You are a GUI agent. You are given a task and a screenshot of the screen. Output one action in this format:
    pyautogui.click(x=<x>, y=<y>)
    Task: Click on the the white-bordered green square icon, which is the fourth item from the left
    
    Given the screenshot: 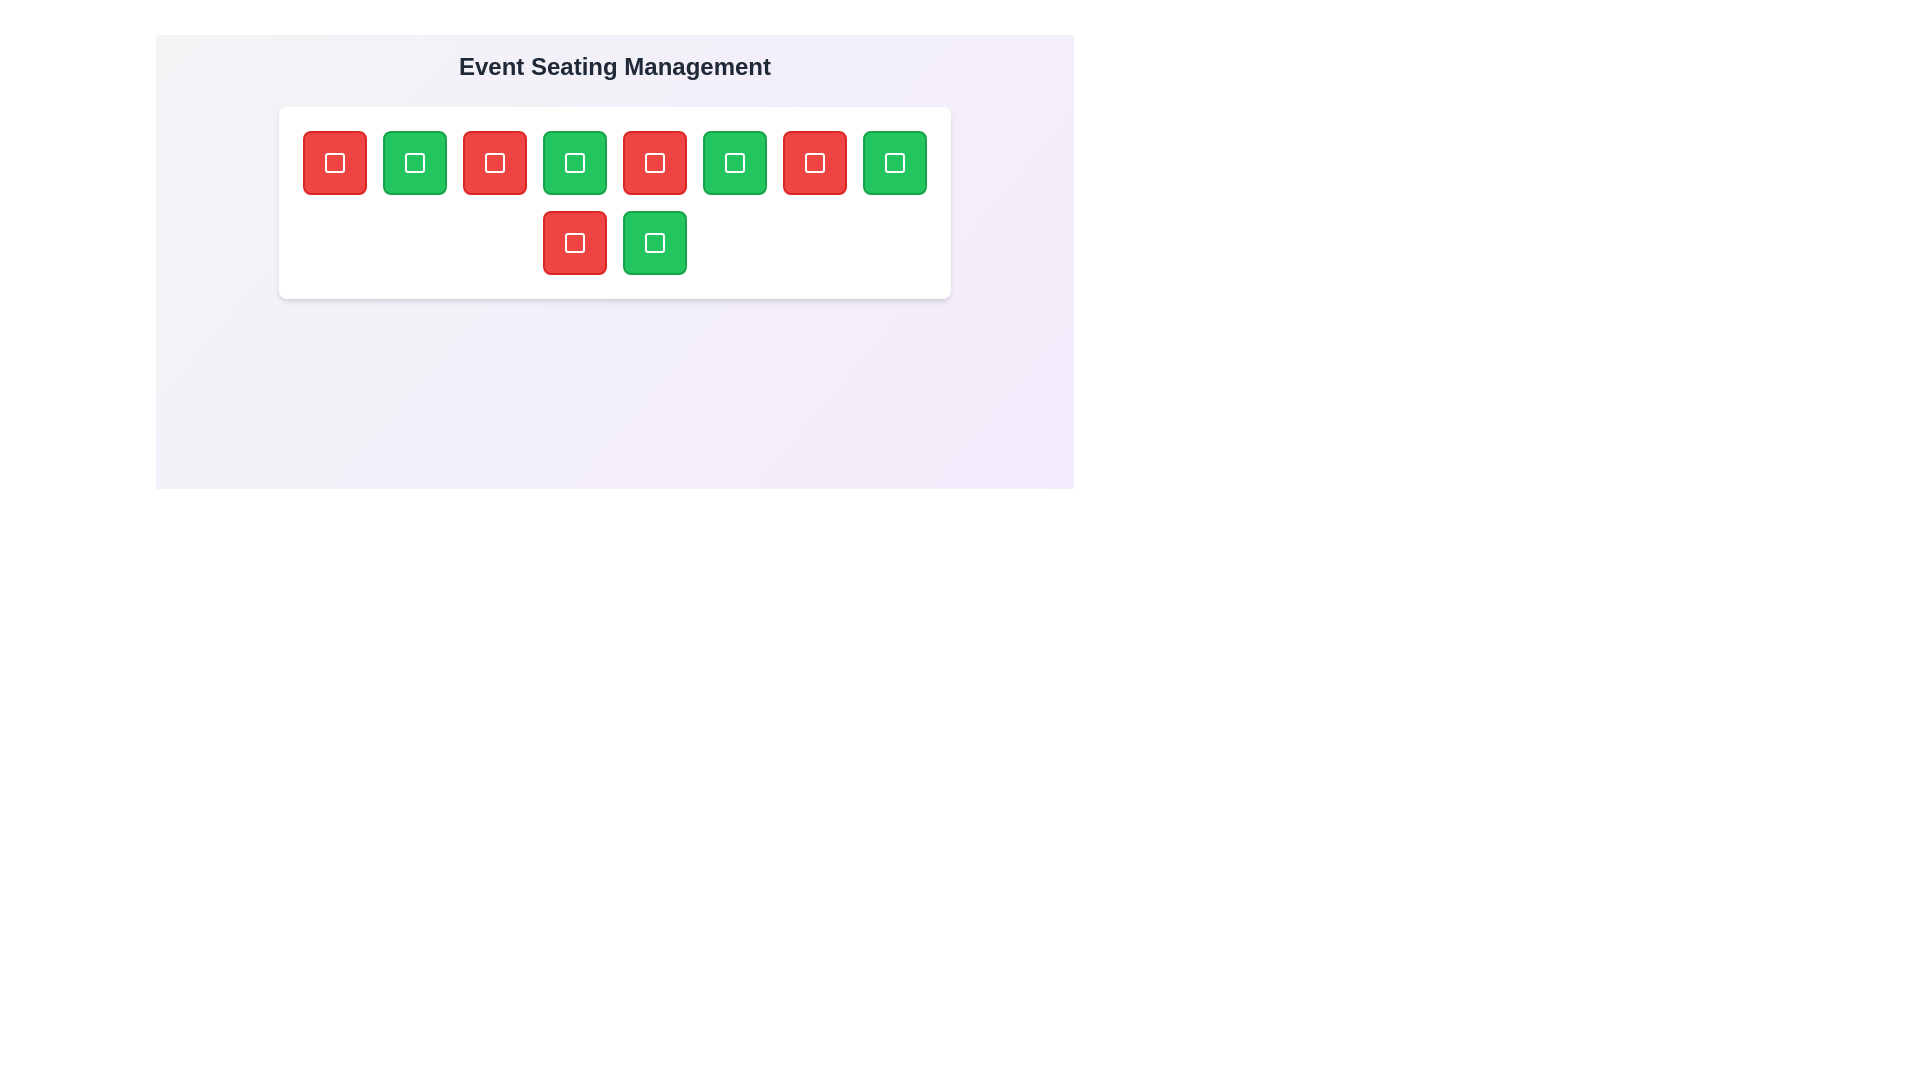 What is the action you would take?
    pyautogui.click(x=574, y=161)
    